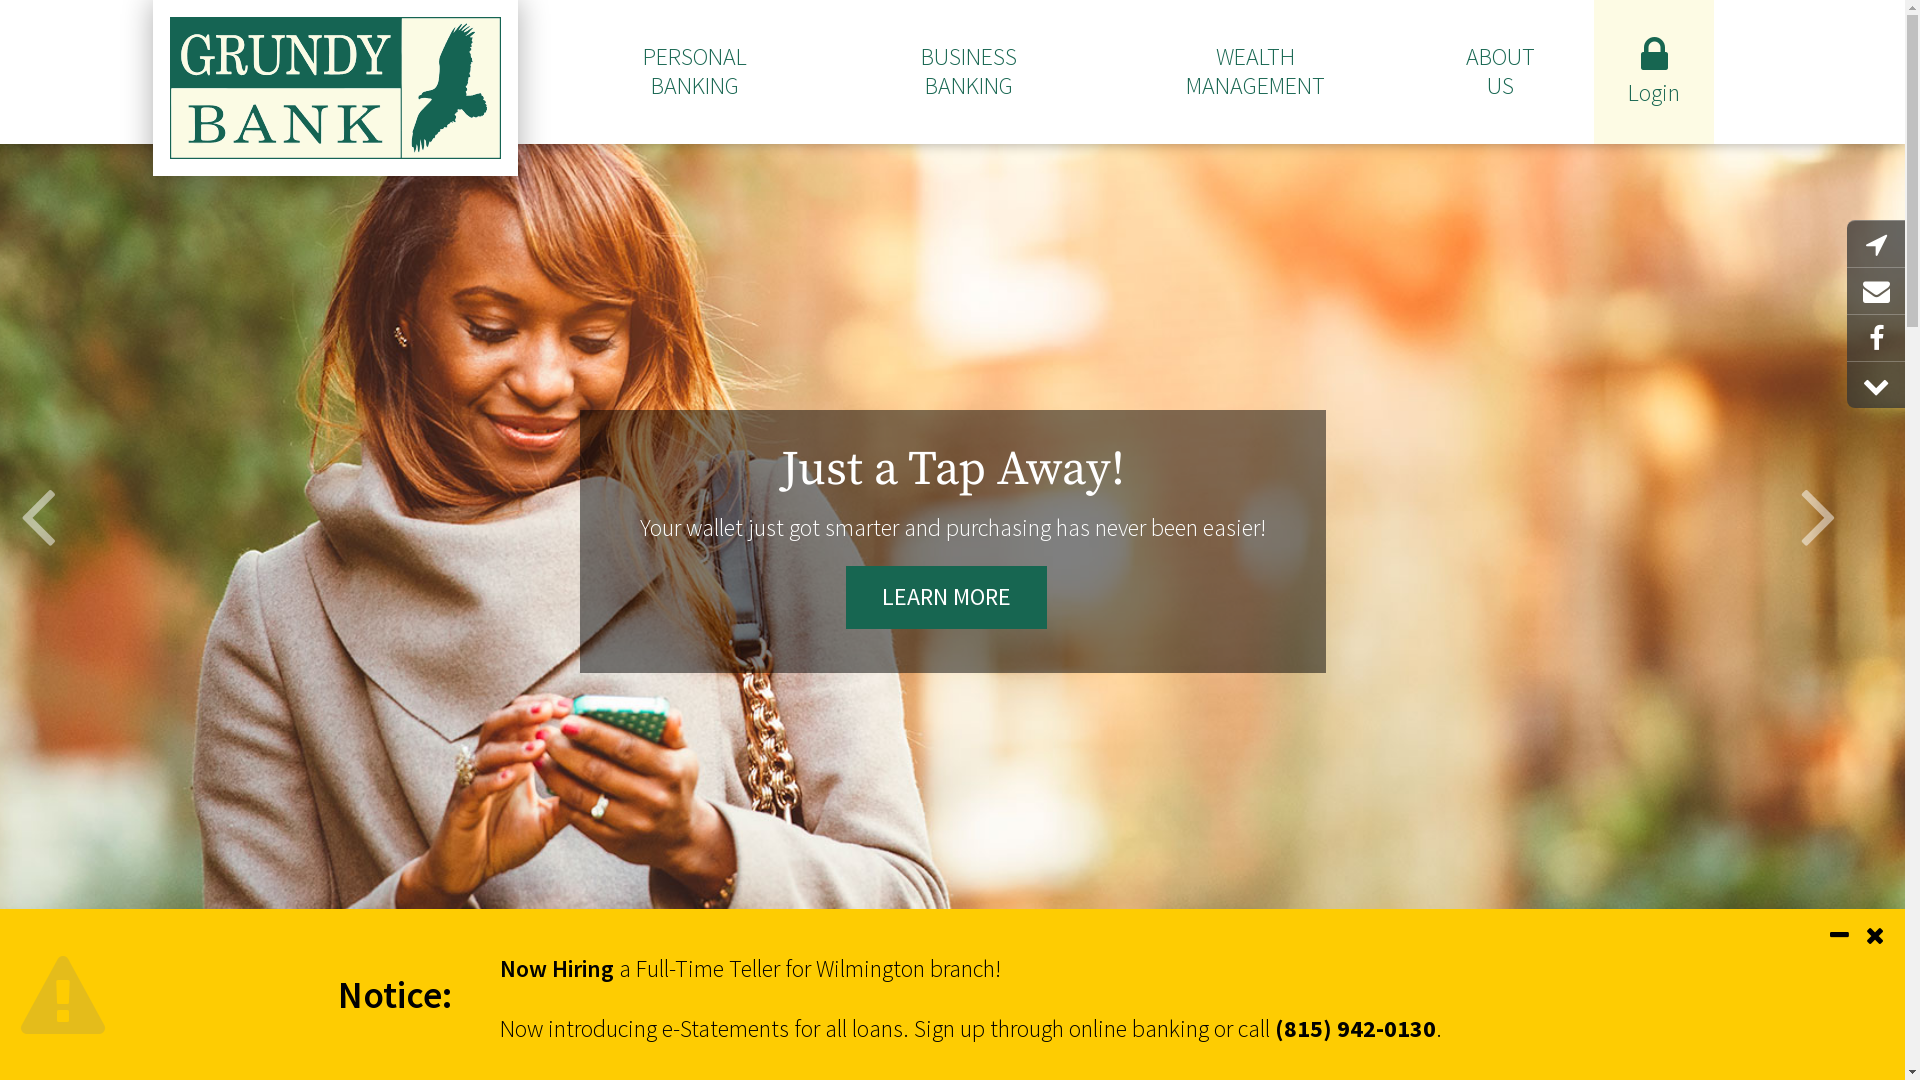 This screenshot has width=1920, height=1080. Describe the element at coordinates (1875, 243) in the screenshot. I see `'Locations'` at that location.